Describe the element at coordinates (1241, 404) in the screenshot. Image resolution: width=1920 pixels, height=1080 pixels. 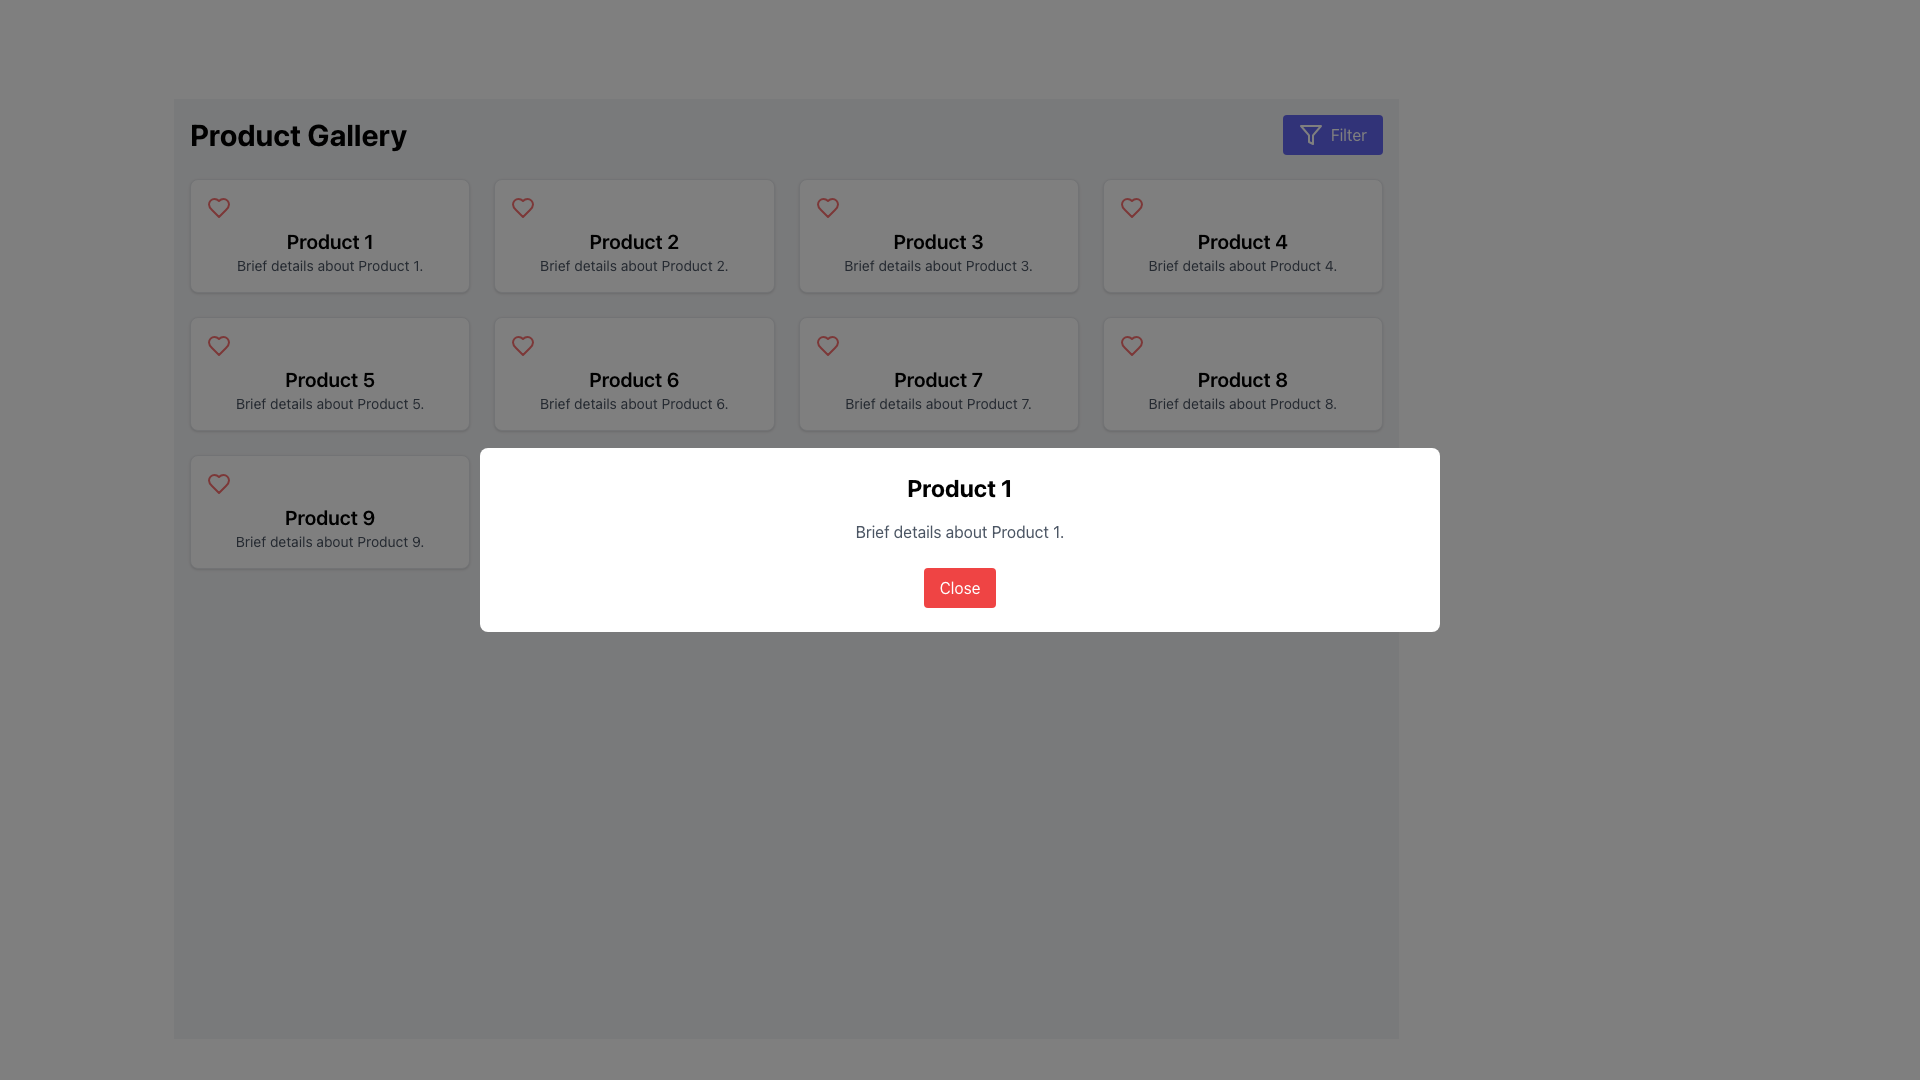
I see `the text displaying 'Brief details about Product 8.' located within the card for Product 8` at that location.